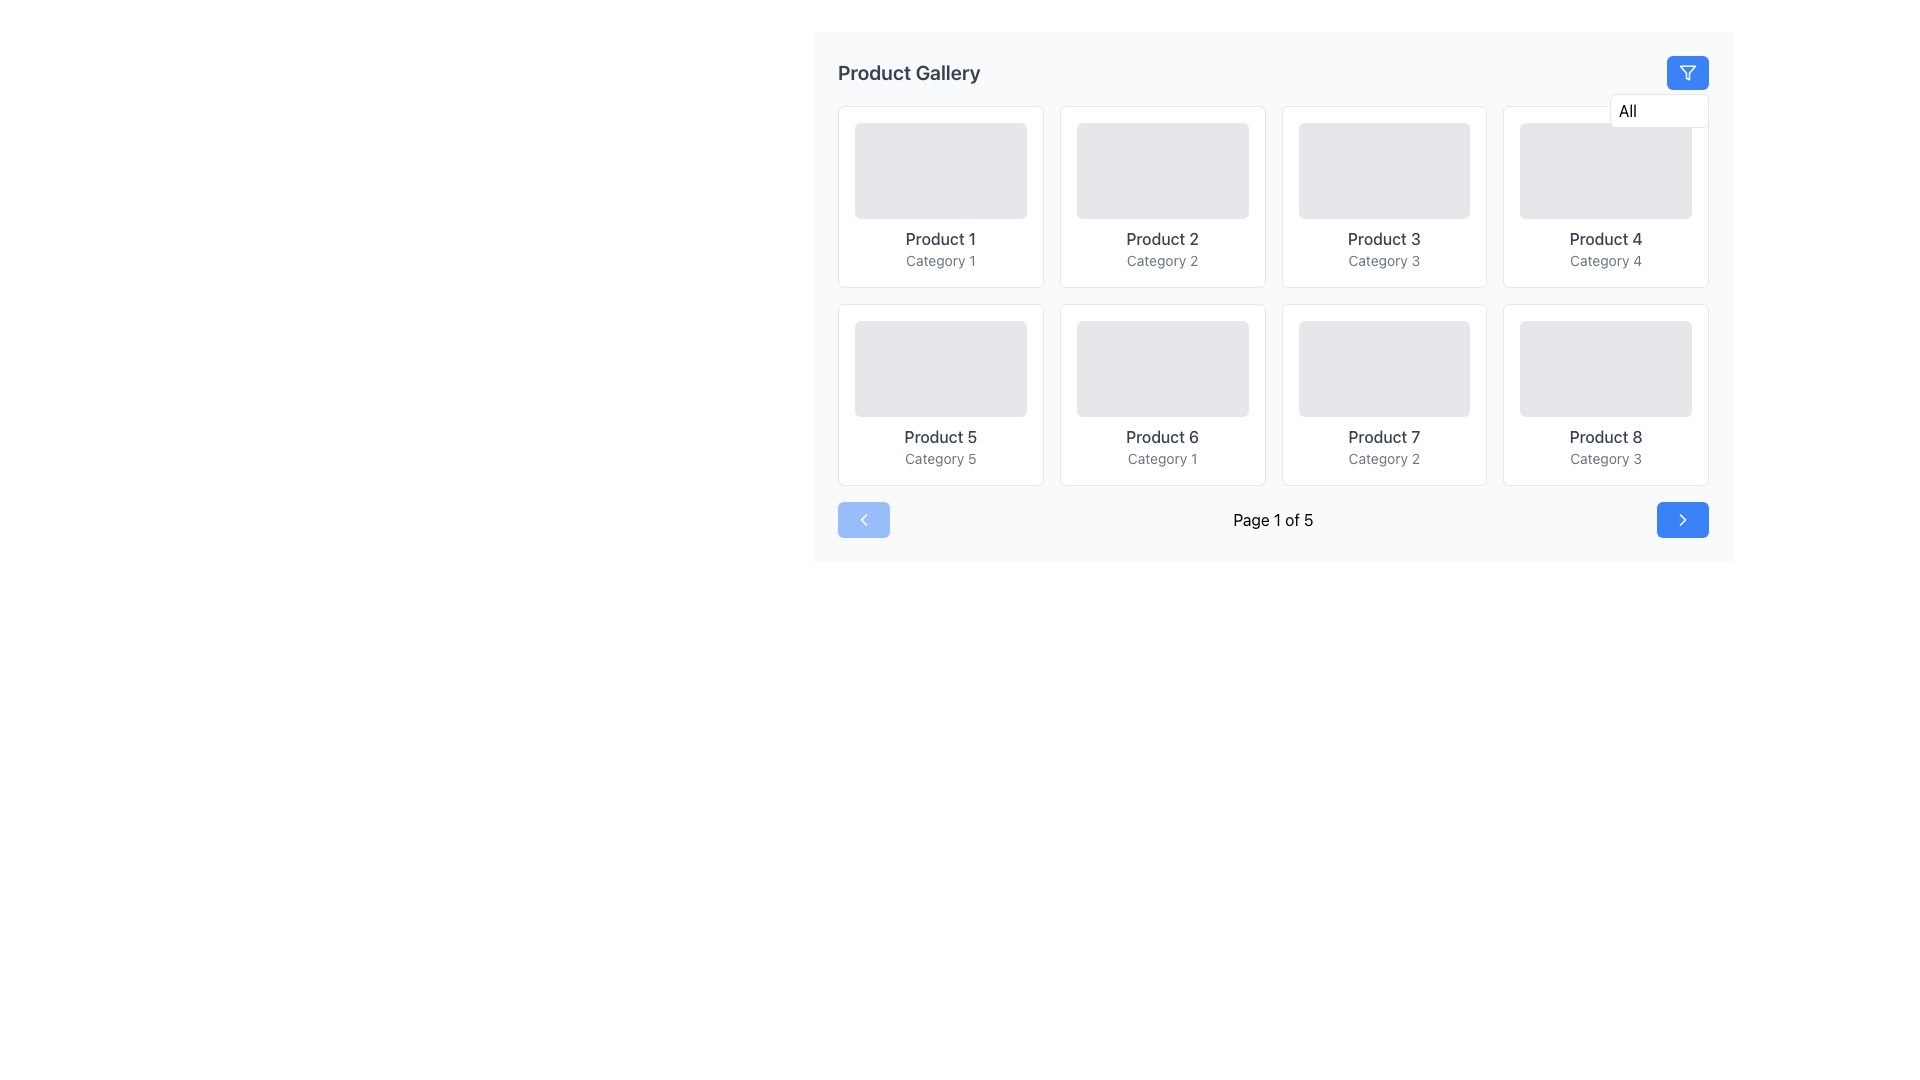 This screenshot has width=1920, height=1080. I want to click on text from the Label indicating 'Category 4' for 'Product 4', located in the bottom section of the card directly below the 'Product 4' label, so click(1606, 260).